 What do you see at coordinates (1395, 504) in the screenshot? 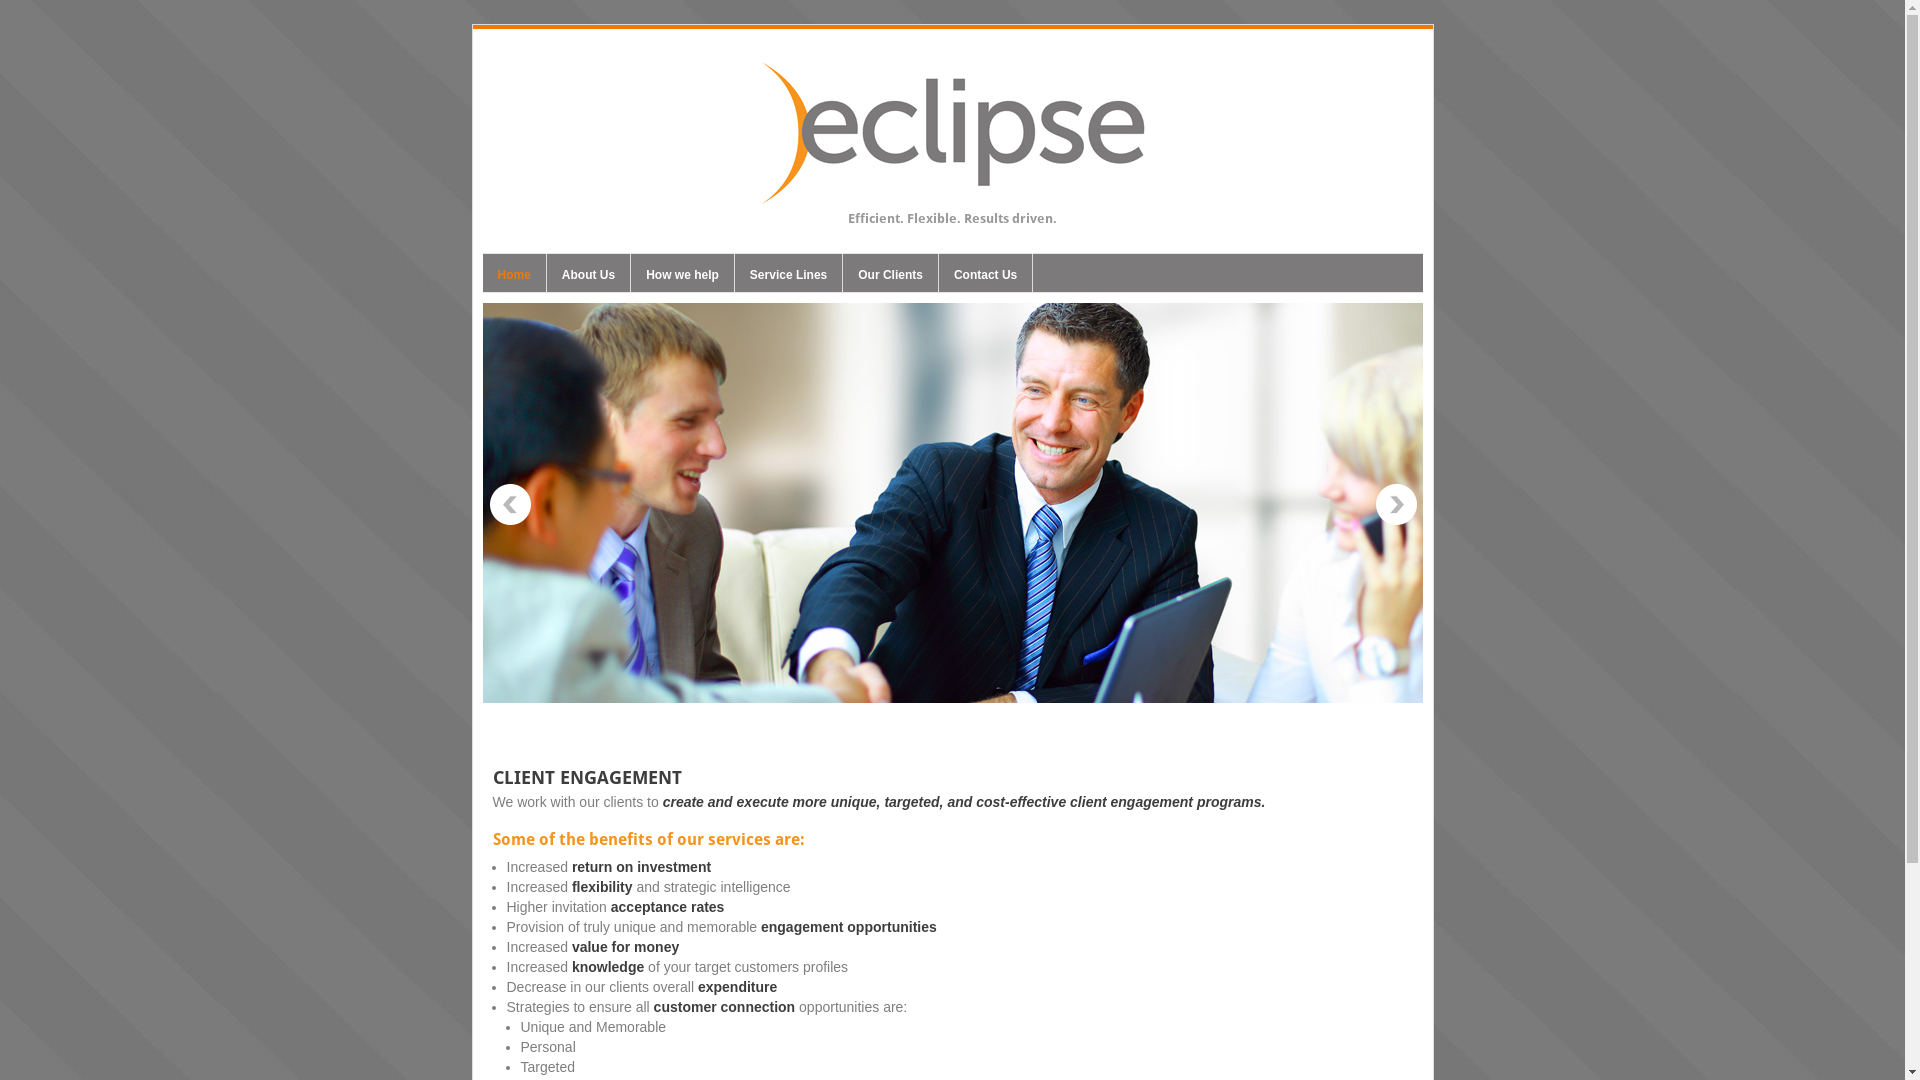
I see `'Next'` at bounding box center [1395, 504].